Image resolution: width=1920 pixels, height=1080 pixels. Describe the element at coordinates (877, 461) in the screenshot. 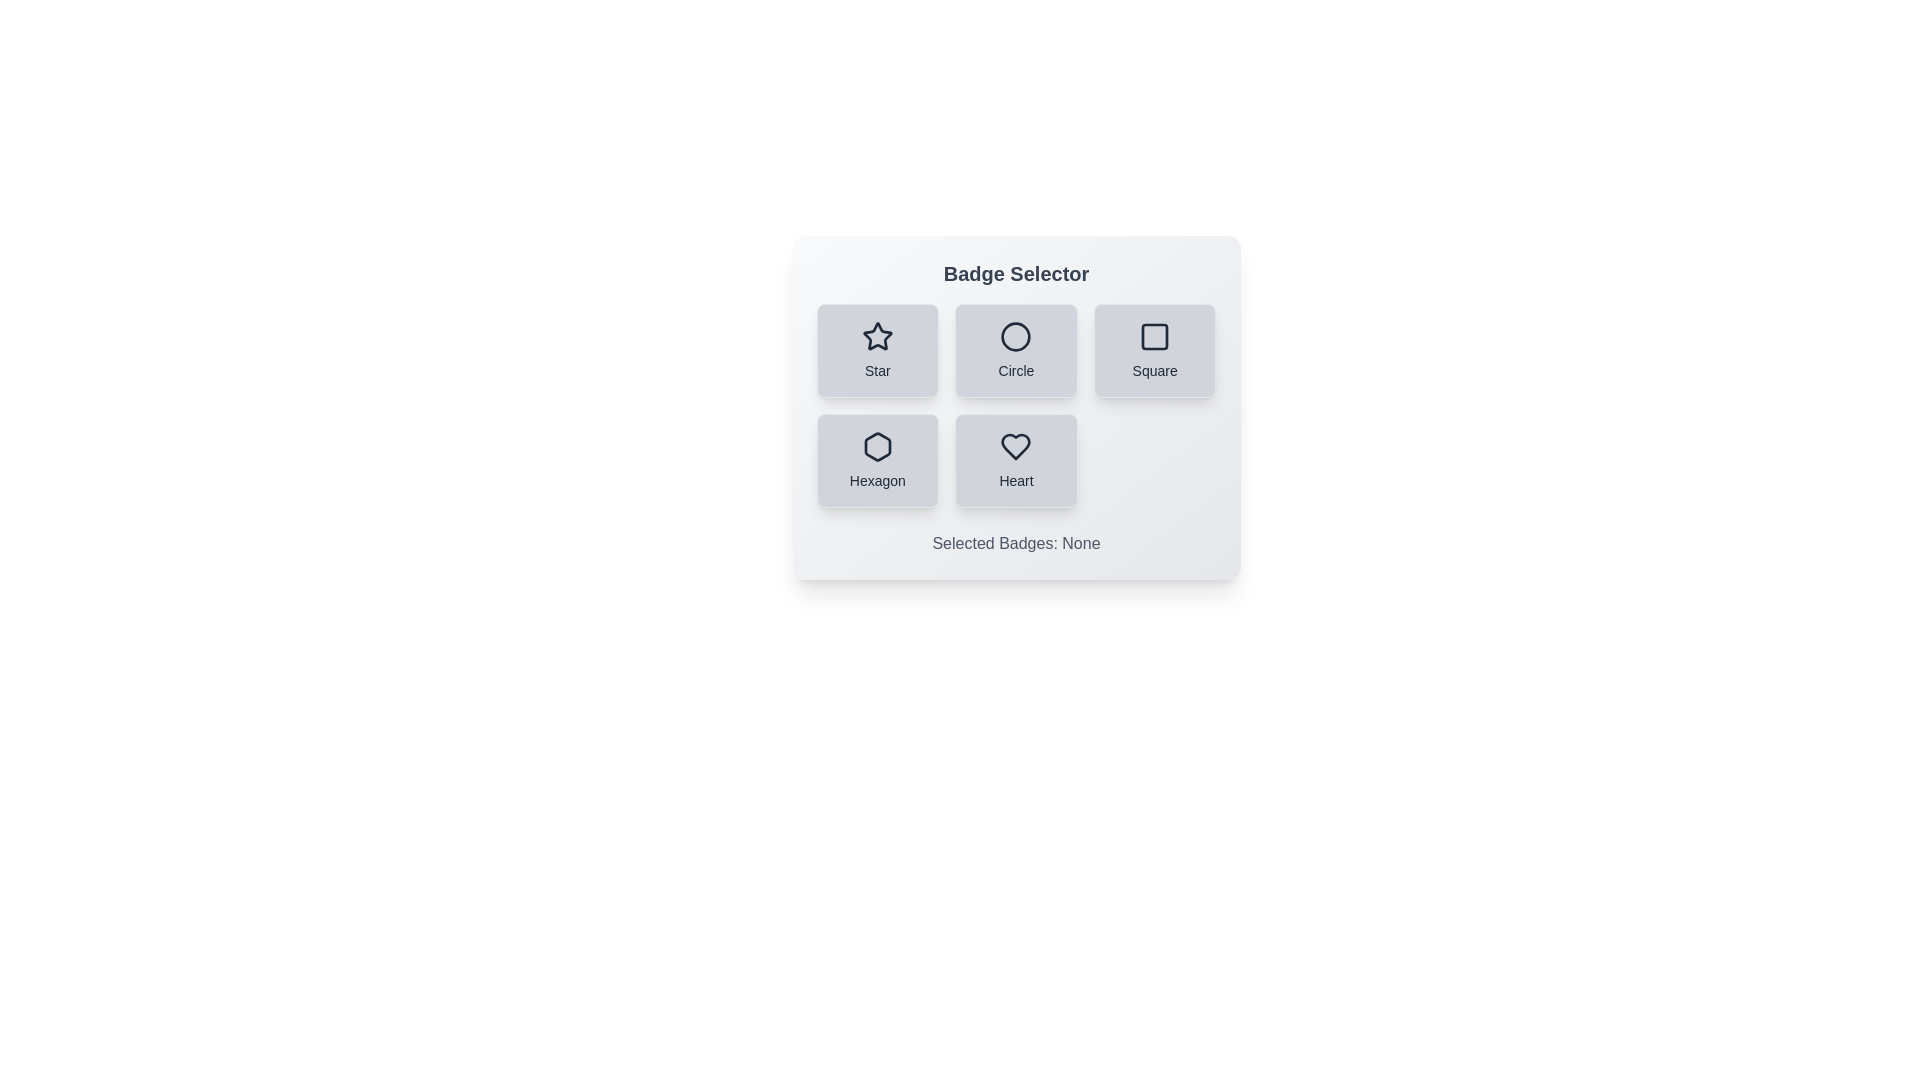

I see `the badge button labeled Hexagon to observe its visual feedback` at that location.